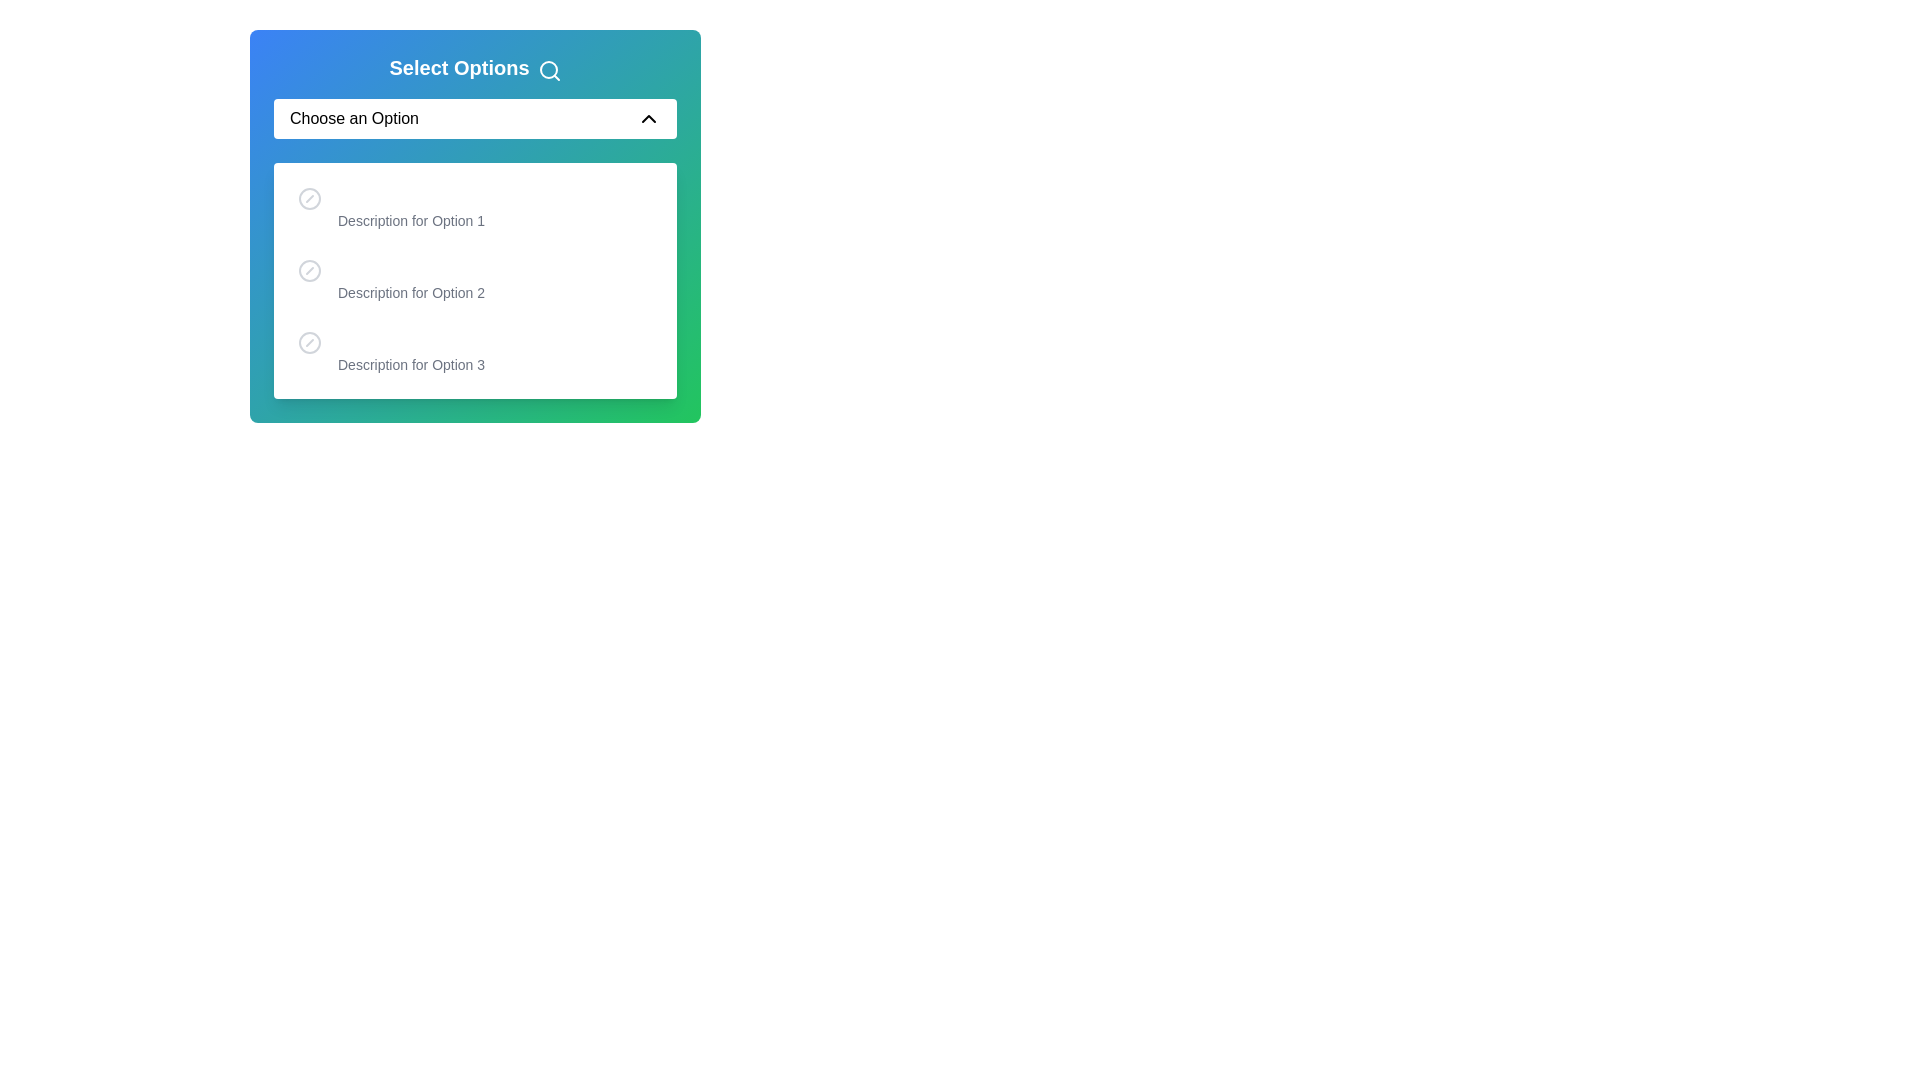 This screenshot has width=1920, height=1080. What do you see at coordinates (410, 208) in the screenshot?
I see `the descriptive text beneath the label 'Option 1' in the options list` at bounding box center [410, 208].